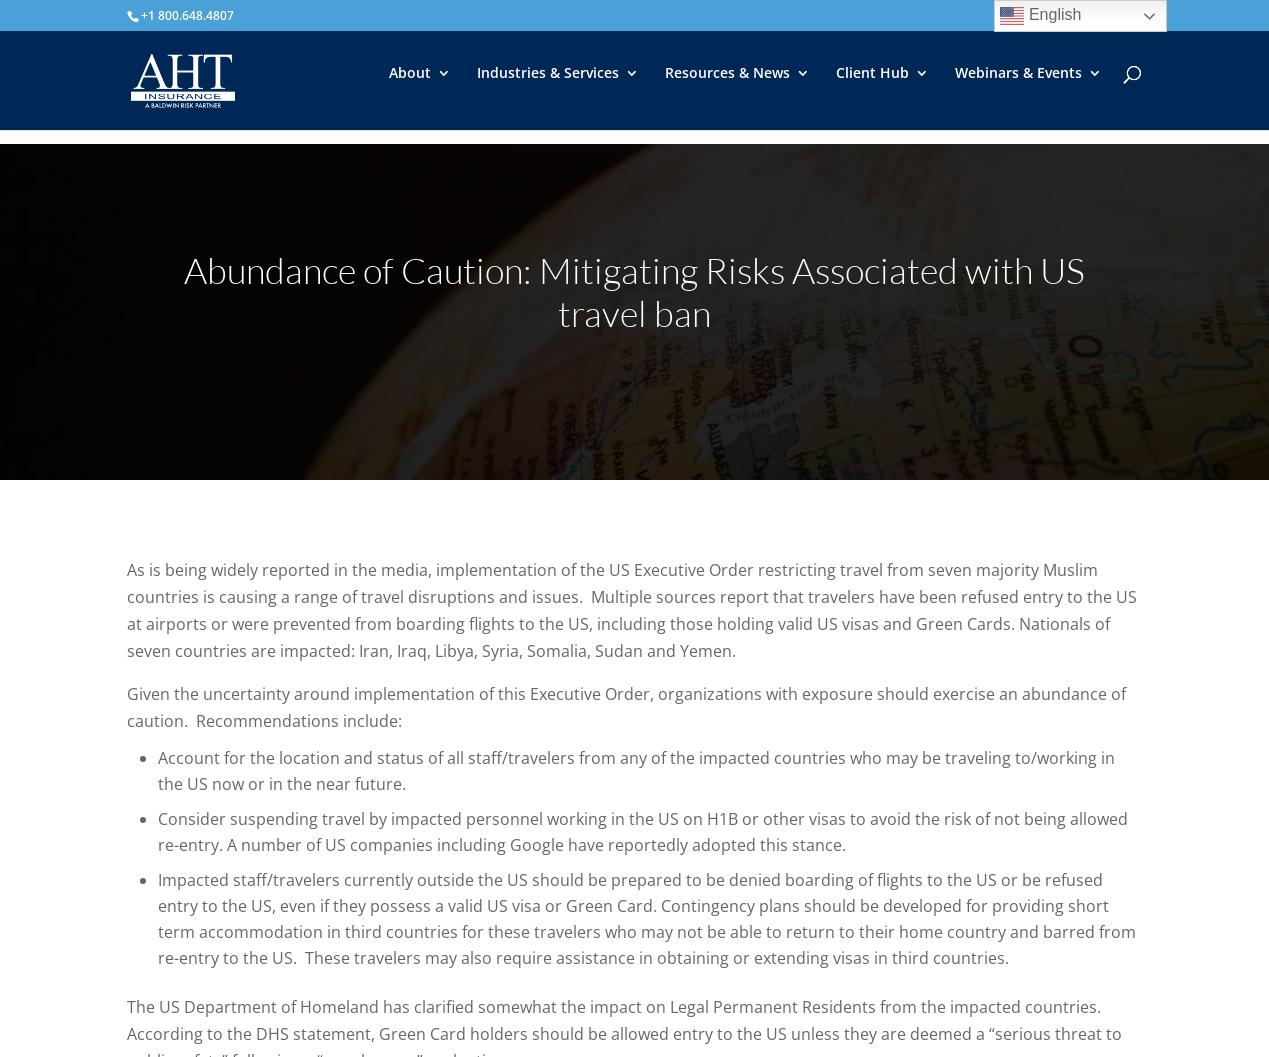  I want to click on 'Employee Benefits Content', so click(767, 309).